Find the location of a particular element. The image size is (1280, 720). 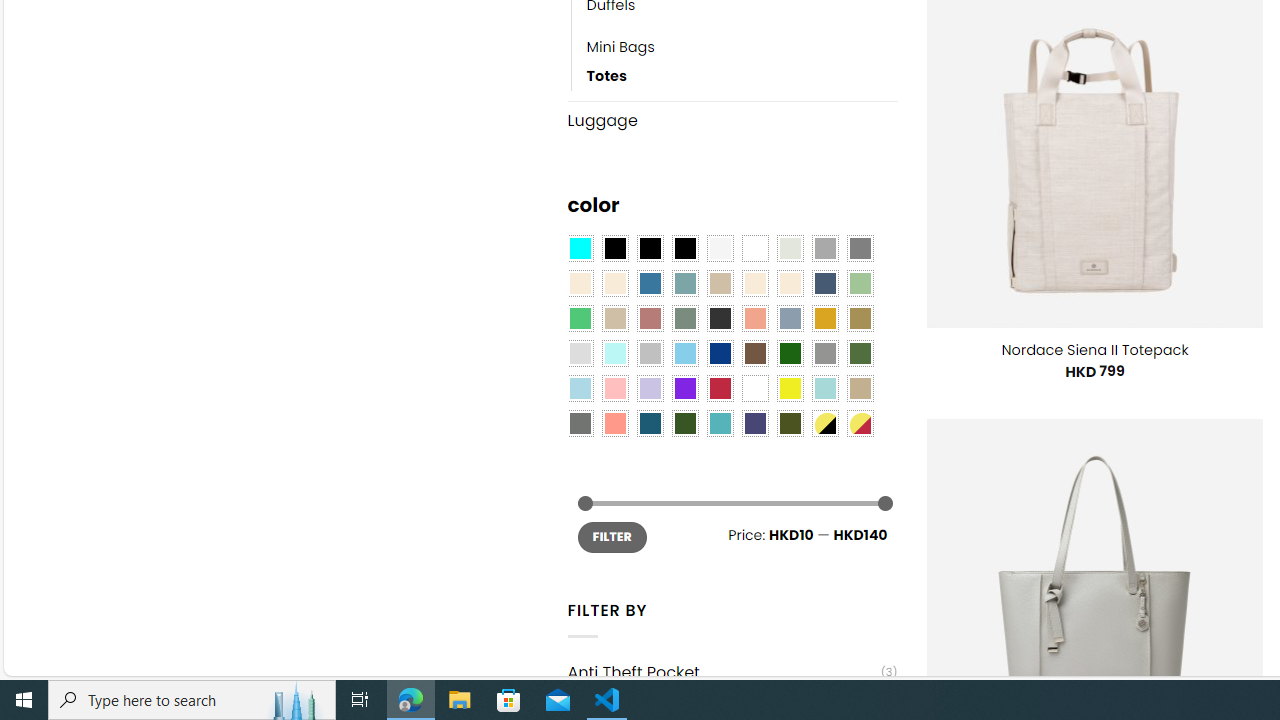

'Black' is located at coordinates (650, 248).